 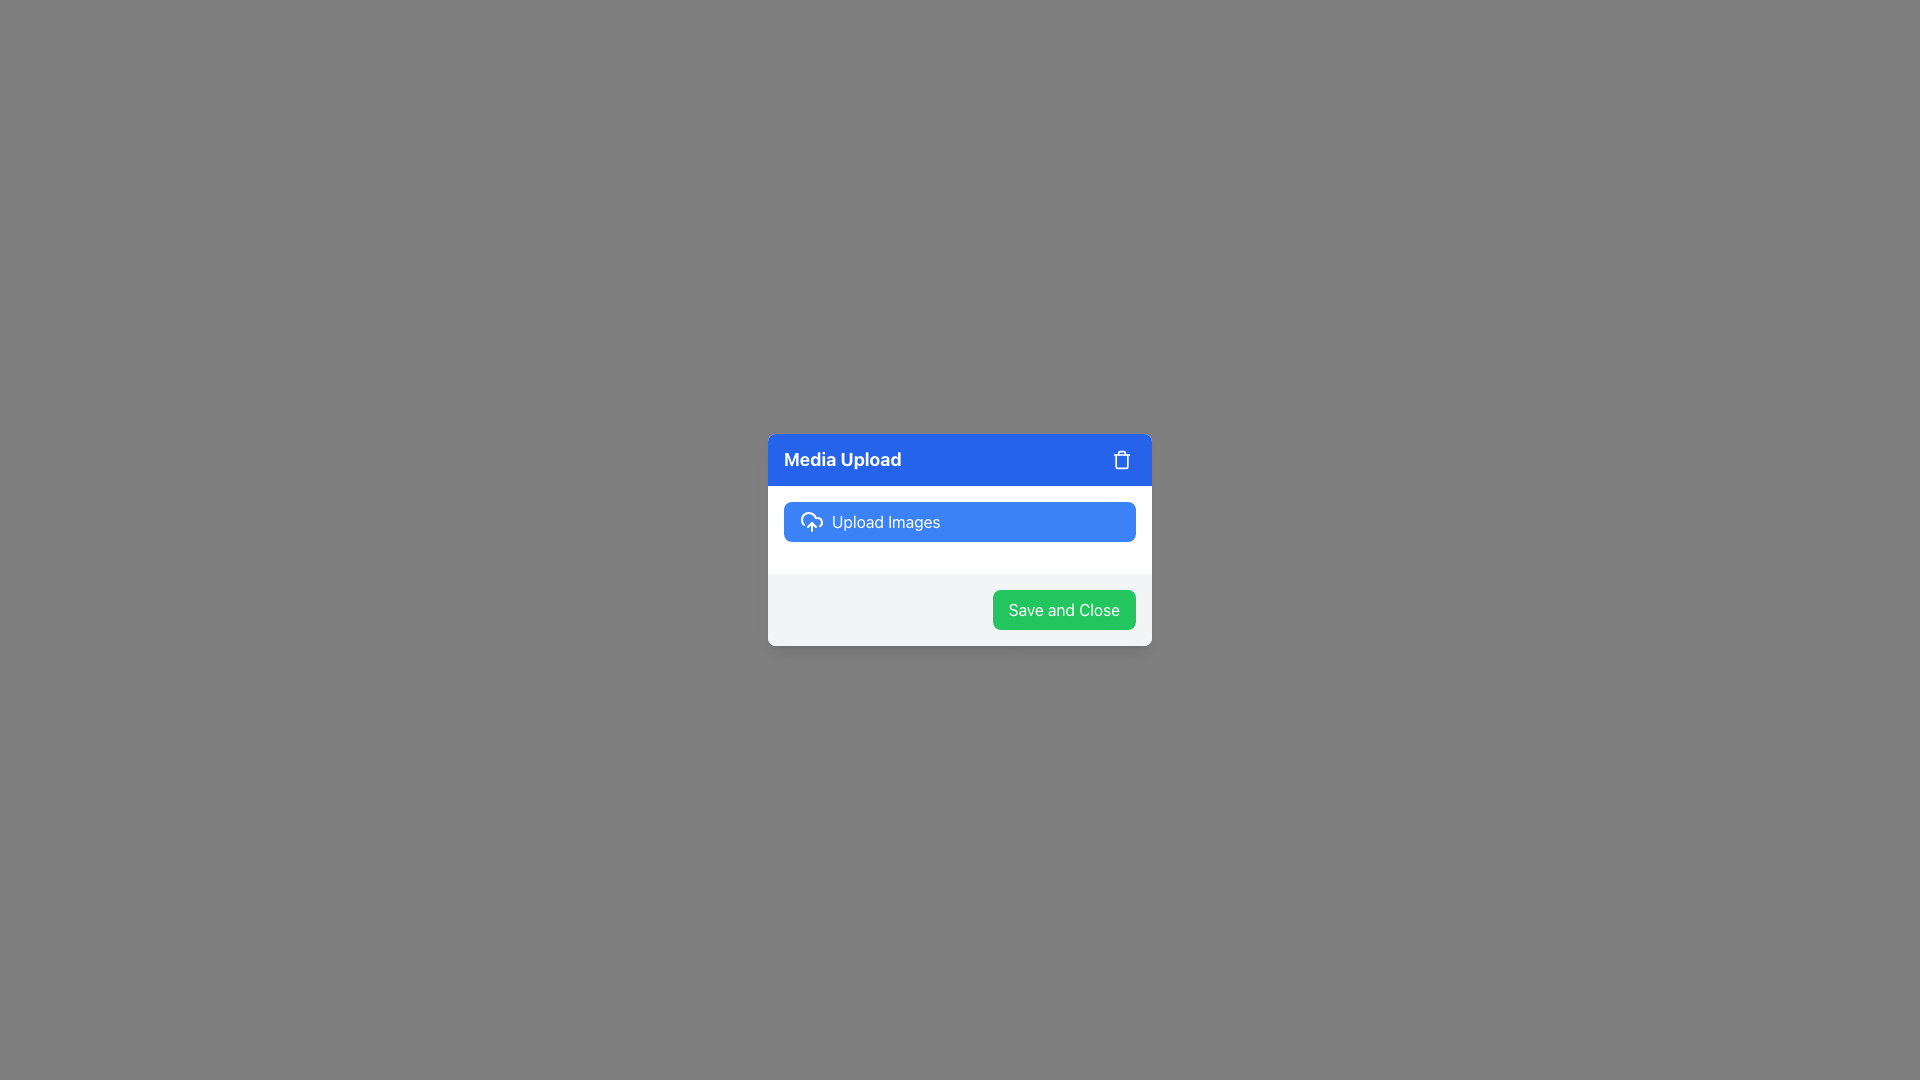 I want to click on the small, square-shaped delete button with a blue background located in the top-right corner of the 'Media Upload' modal to visualize its hover effects, so click(x=1122, y=459).